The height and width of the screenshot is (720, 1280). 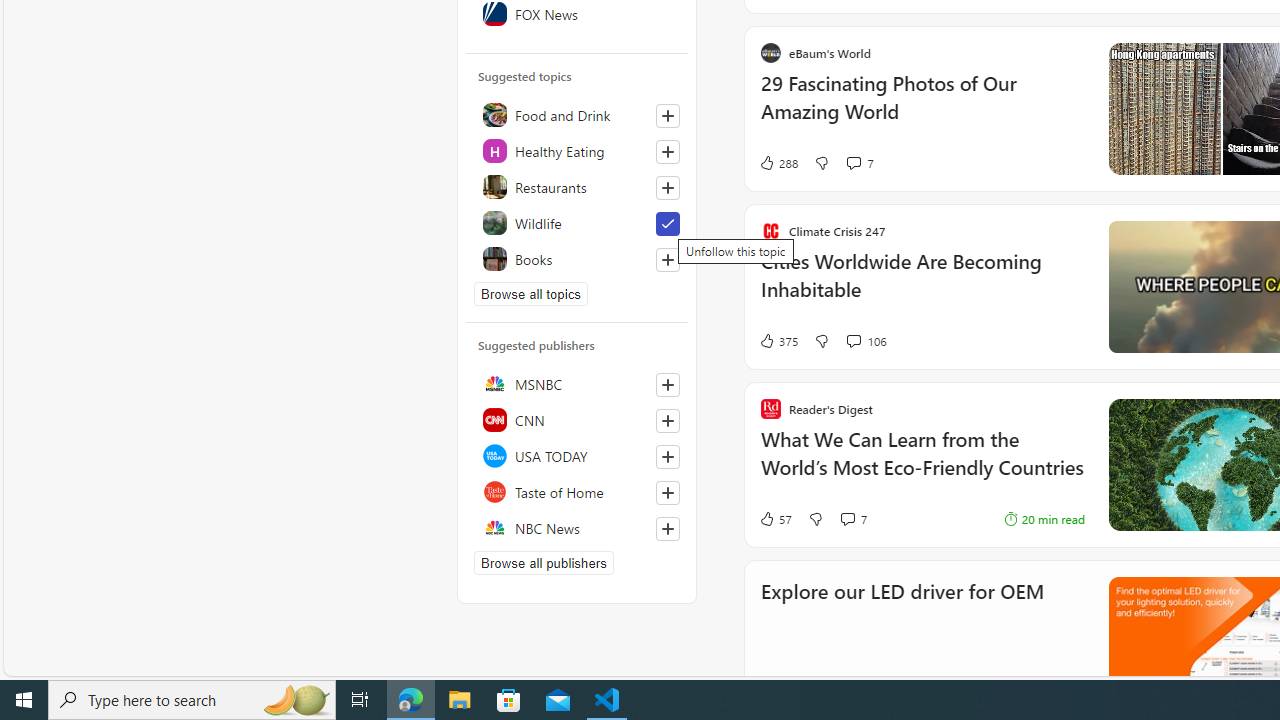 I want to click on '29 Fascinating Photos of Our Amazing World', so click(x=921, y=108).